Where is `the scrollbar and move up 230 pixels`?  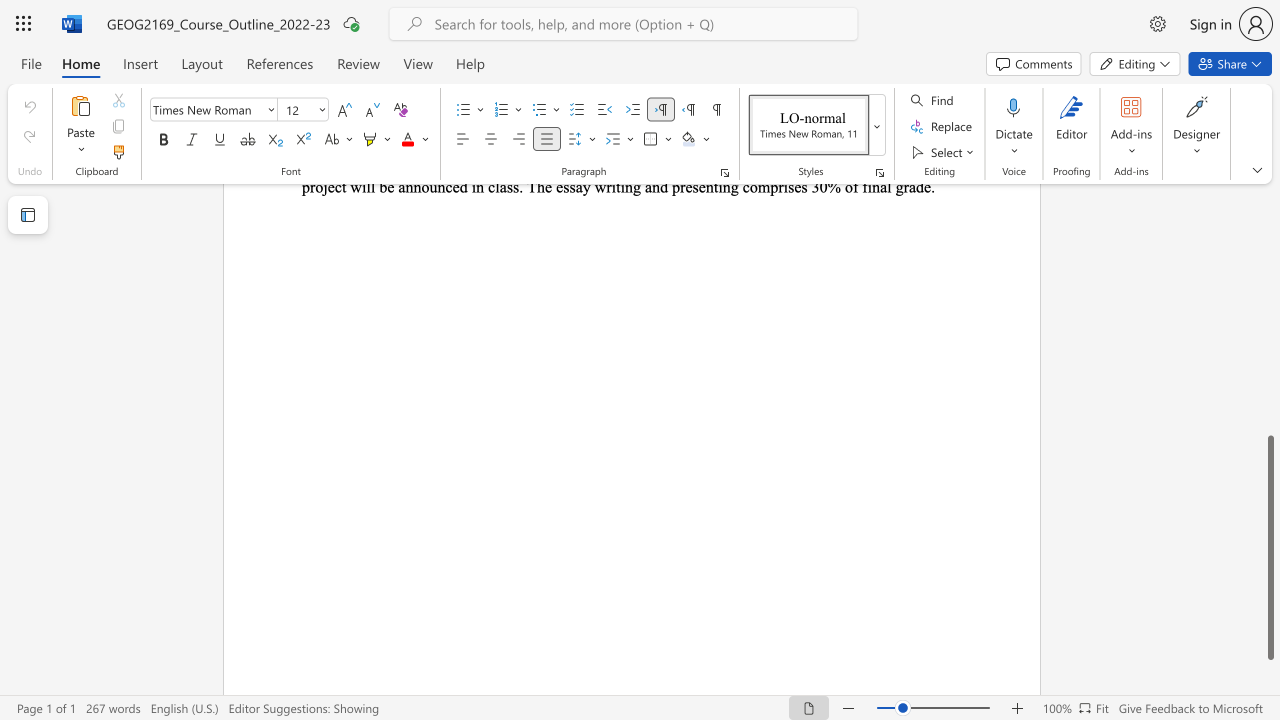 the scrollbar and move up 230 pixels is located at coordinates (1269, 548).